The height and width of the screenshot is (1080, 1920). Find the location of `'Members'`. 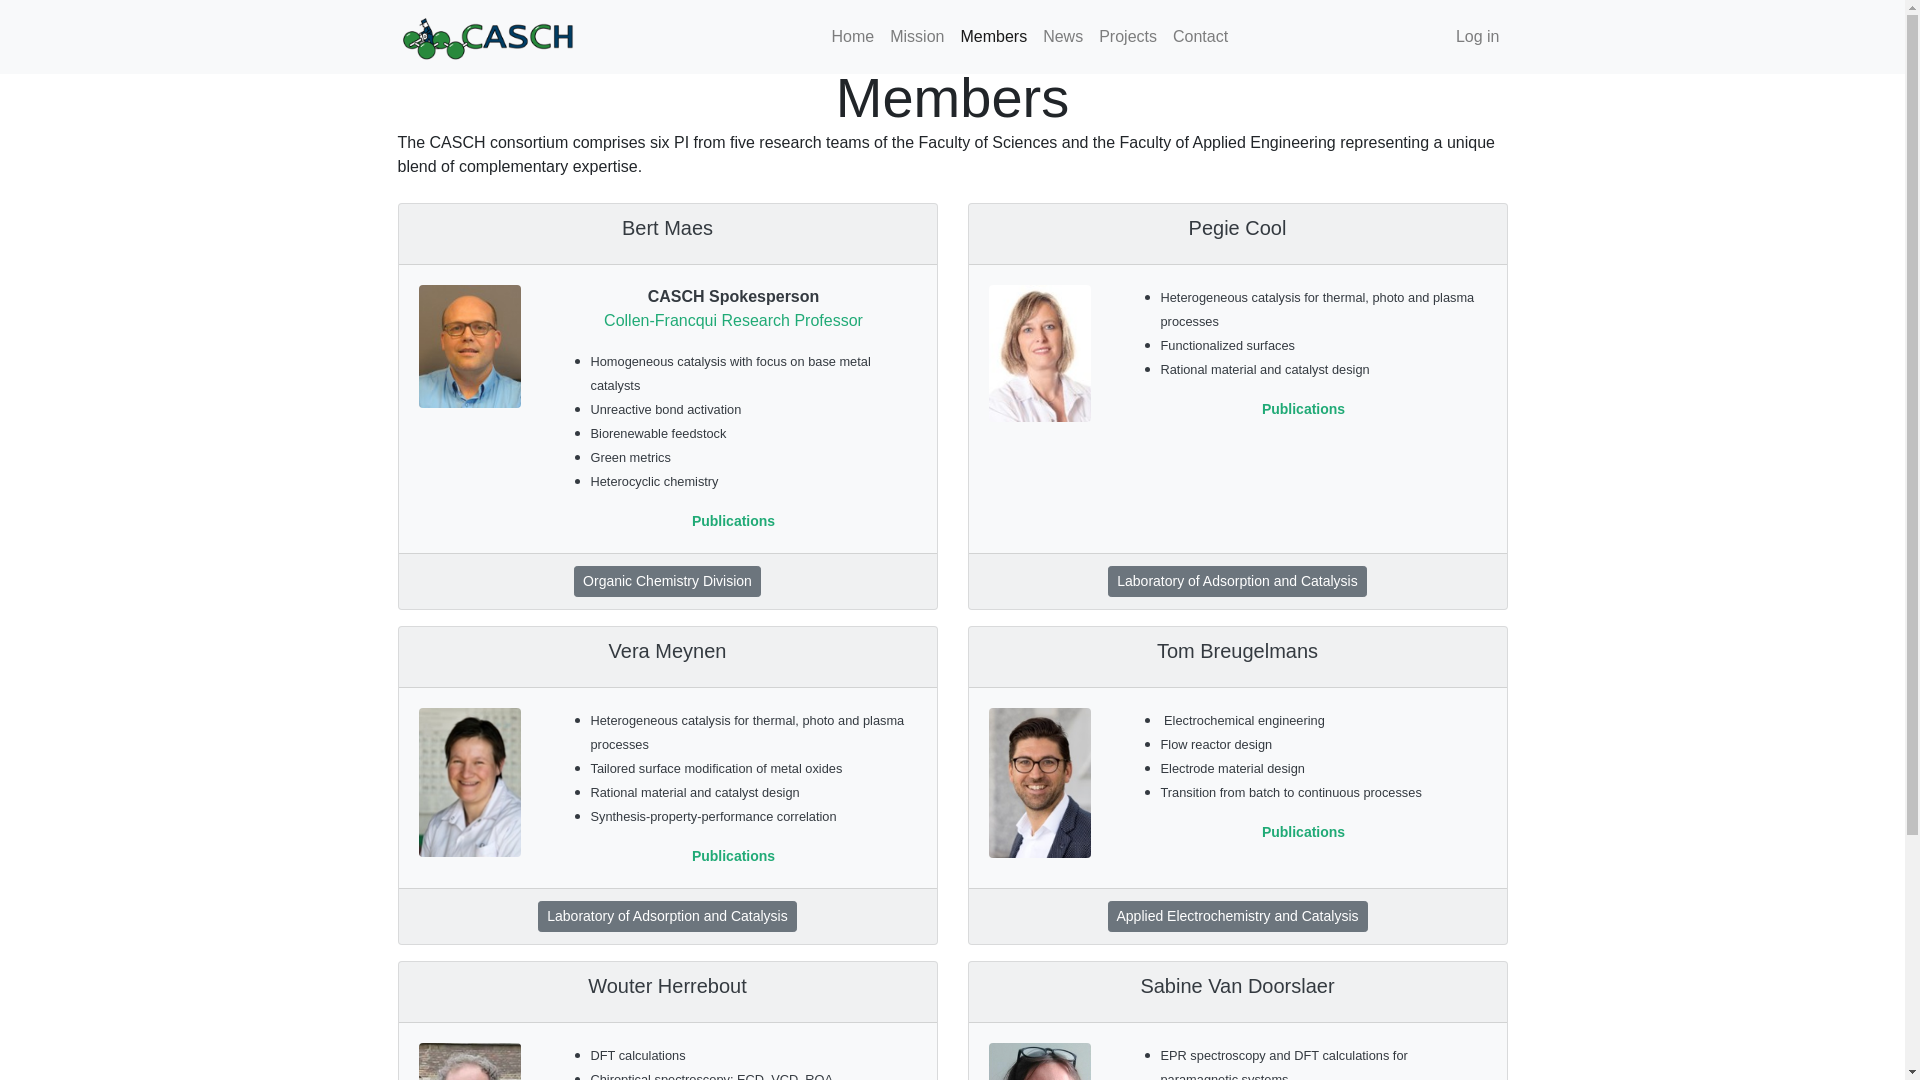

'Members' is located at coordinates (993, 37).